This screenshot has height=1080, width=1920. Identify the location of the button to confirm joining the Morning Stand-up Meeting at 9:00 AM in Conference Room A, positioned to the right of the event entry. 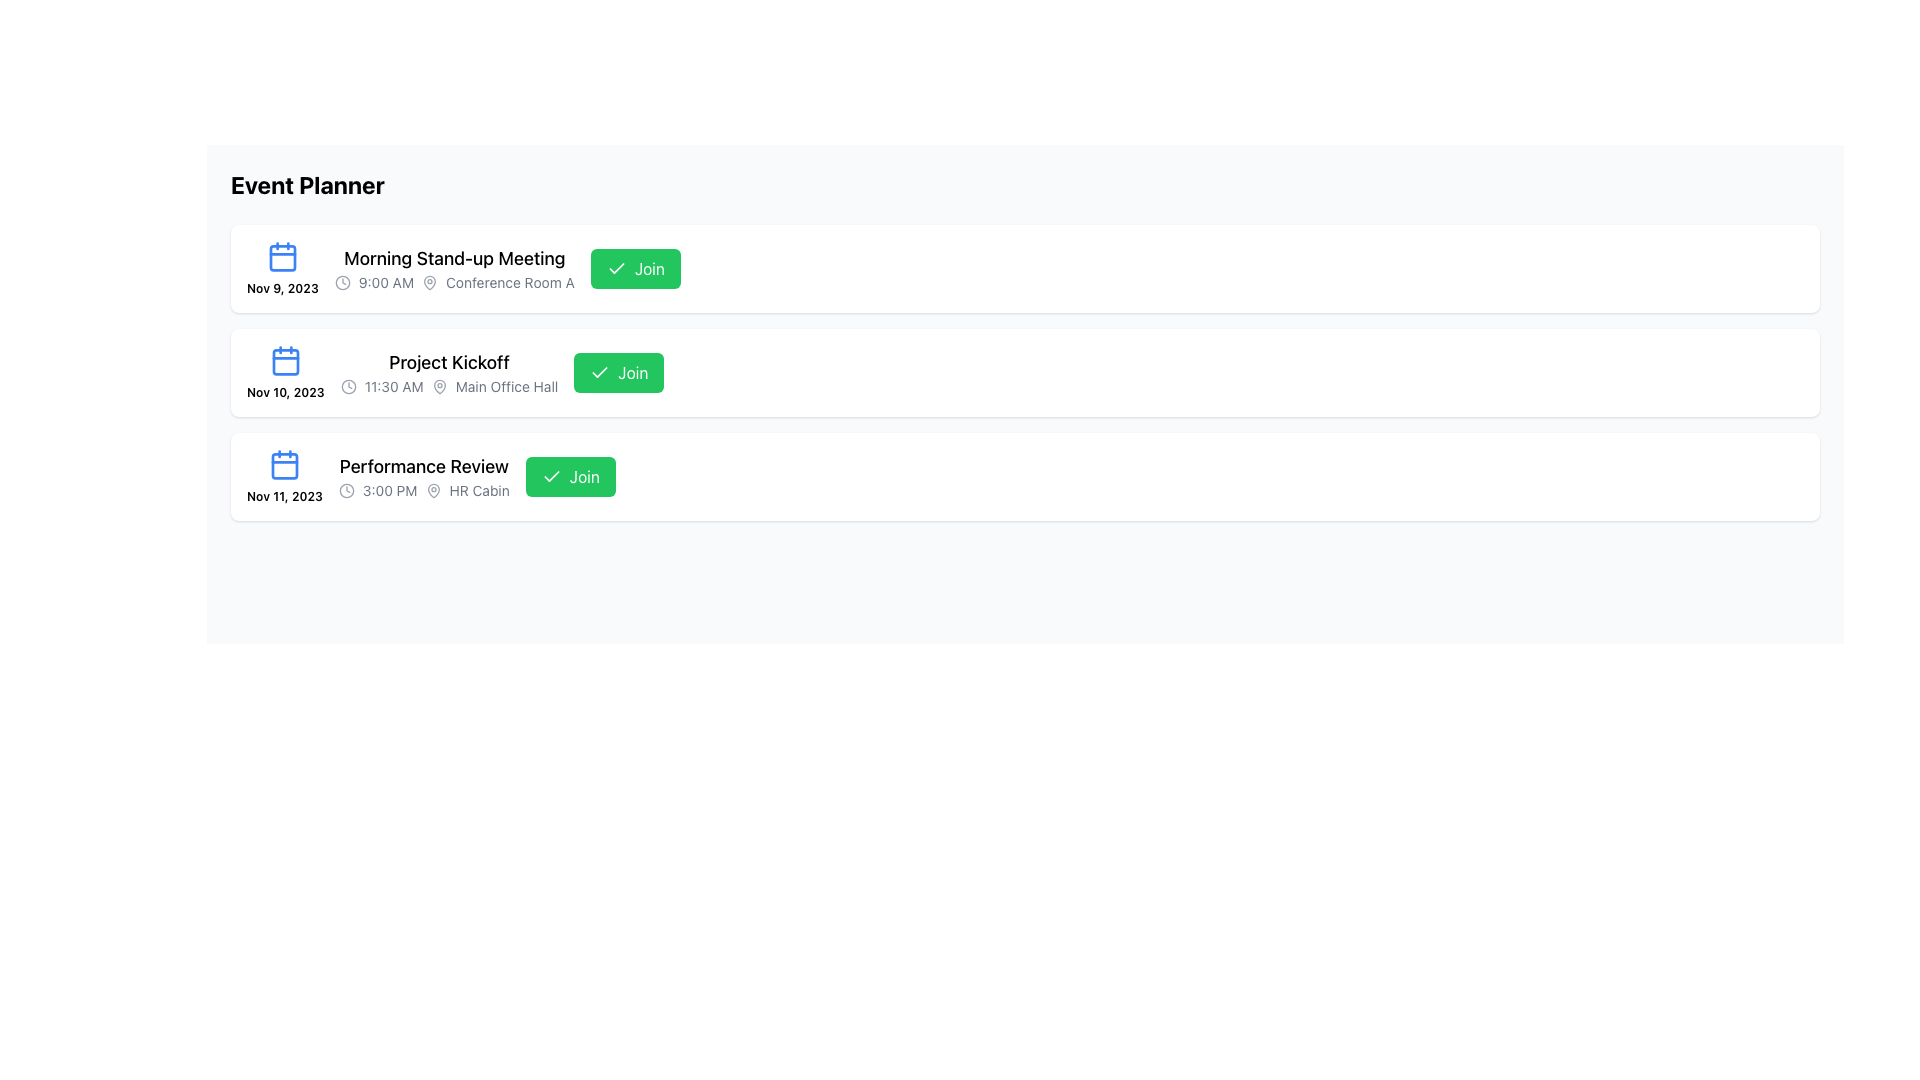
(634, 268).